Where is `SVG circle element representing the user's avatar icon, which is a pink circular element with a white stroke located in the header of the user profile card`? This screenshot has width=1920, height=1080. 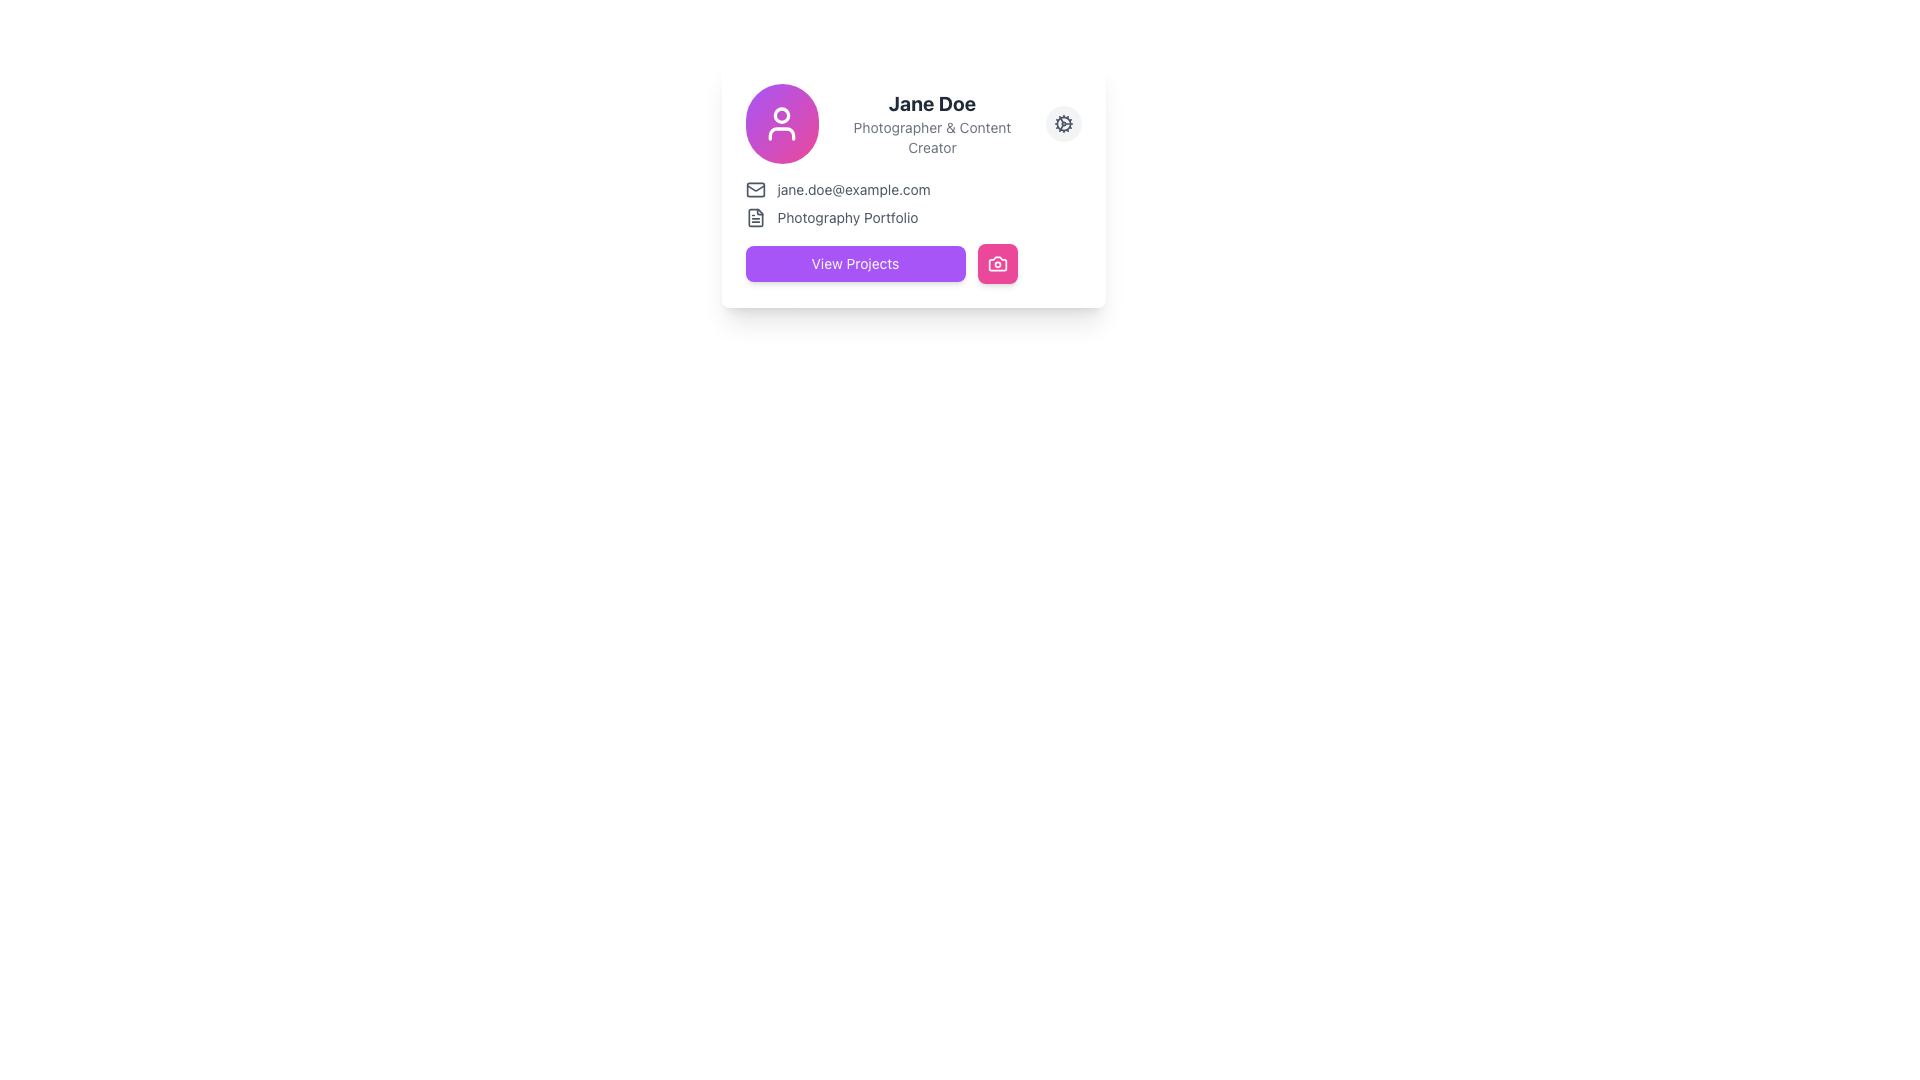 SVG circle element representing the user's avatar icon, which is a pink circular element with a white stroke located in the header of the user profile card is located at coordinates (781, 115).